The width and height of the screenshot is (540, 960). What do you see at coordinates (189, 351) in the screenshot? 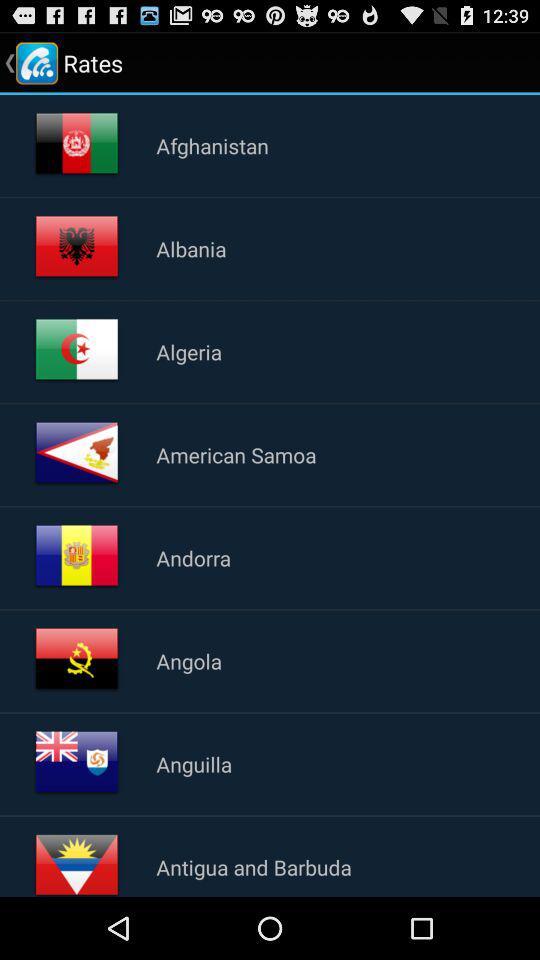
I see `the algeria item` at bounding box center [189, 351].